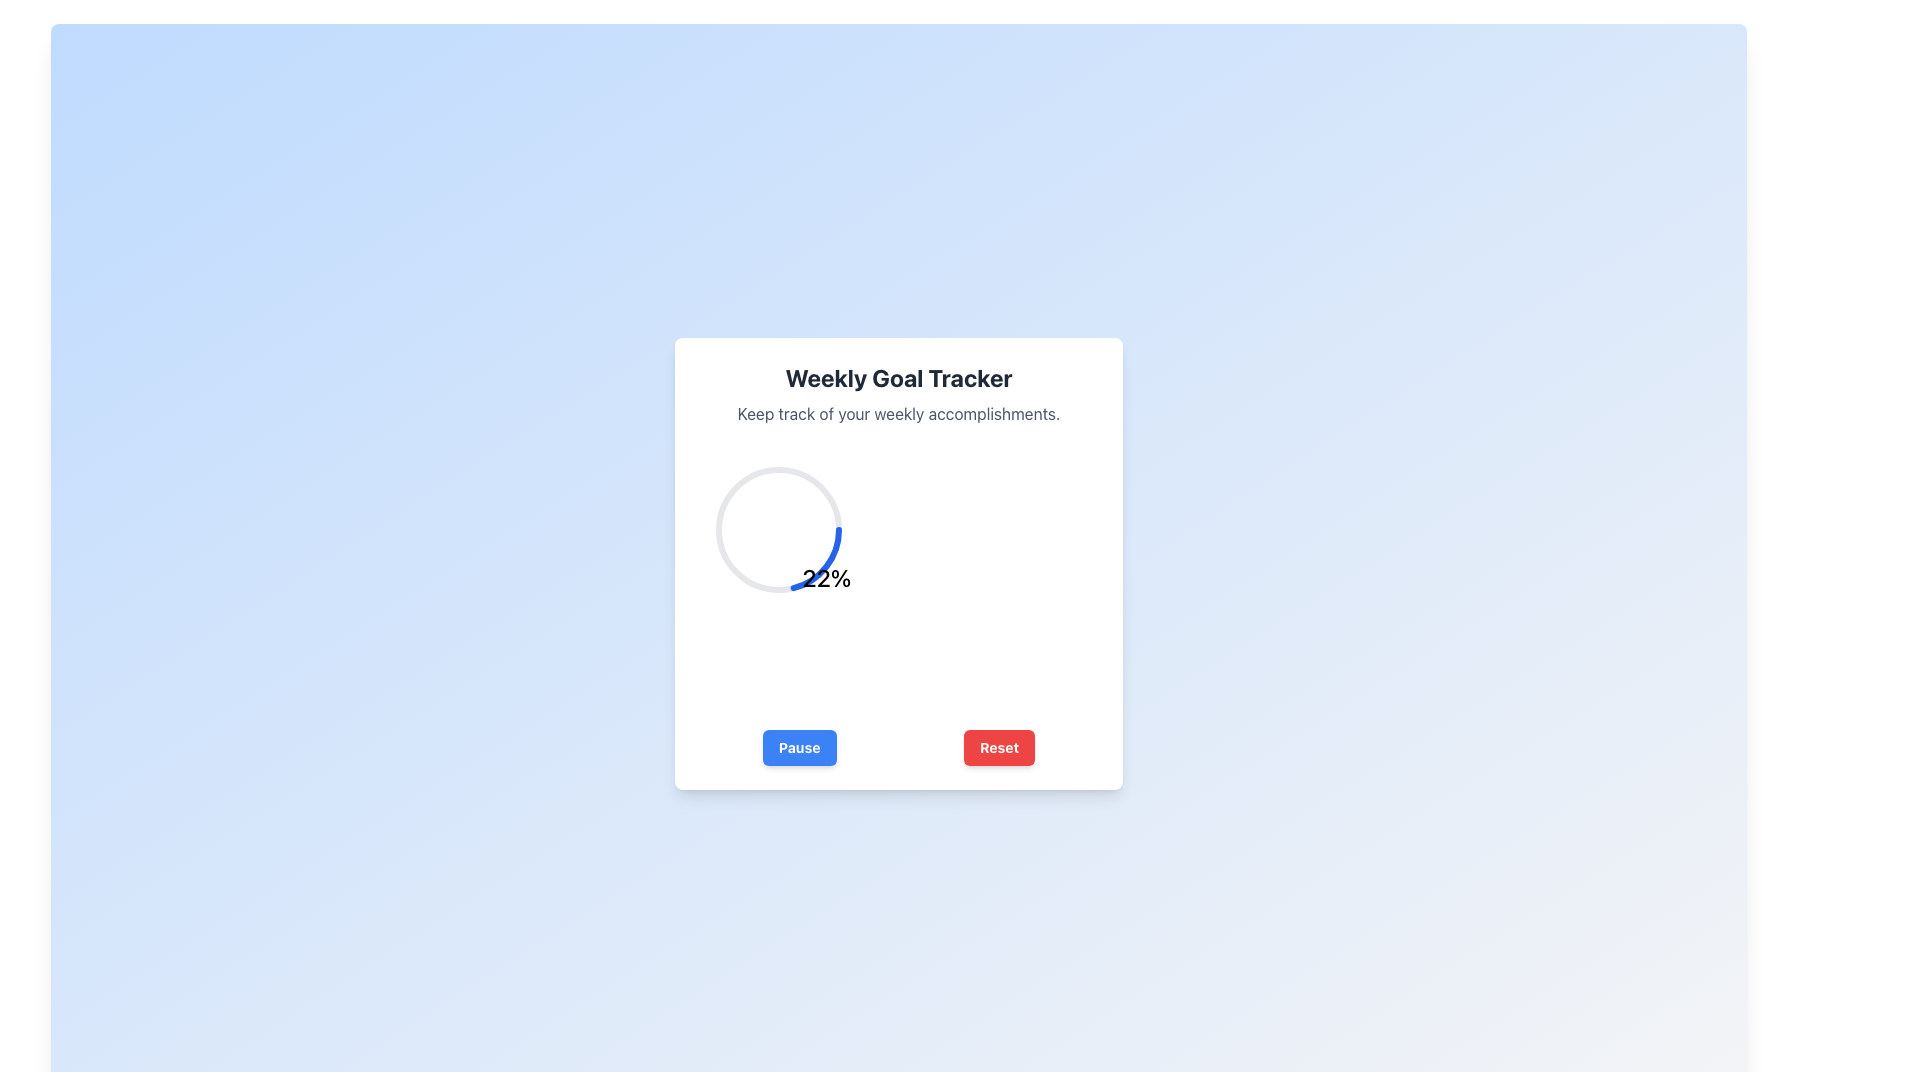  I want to click on the Circular Progress Indicator located in the 'Weekly Goal Tracker' card UI component, positioned between the description text and the buttons, so click(826, 578).